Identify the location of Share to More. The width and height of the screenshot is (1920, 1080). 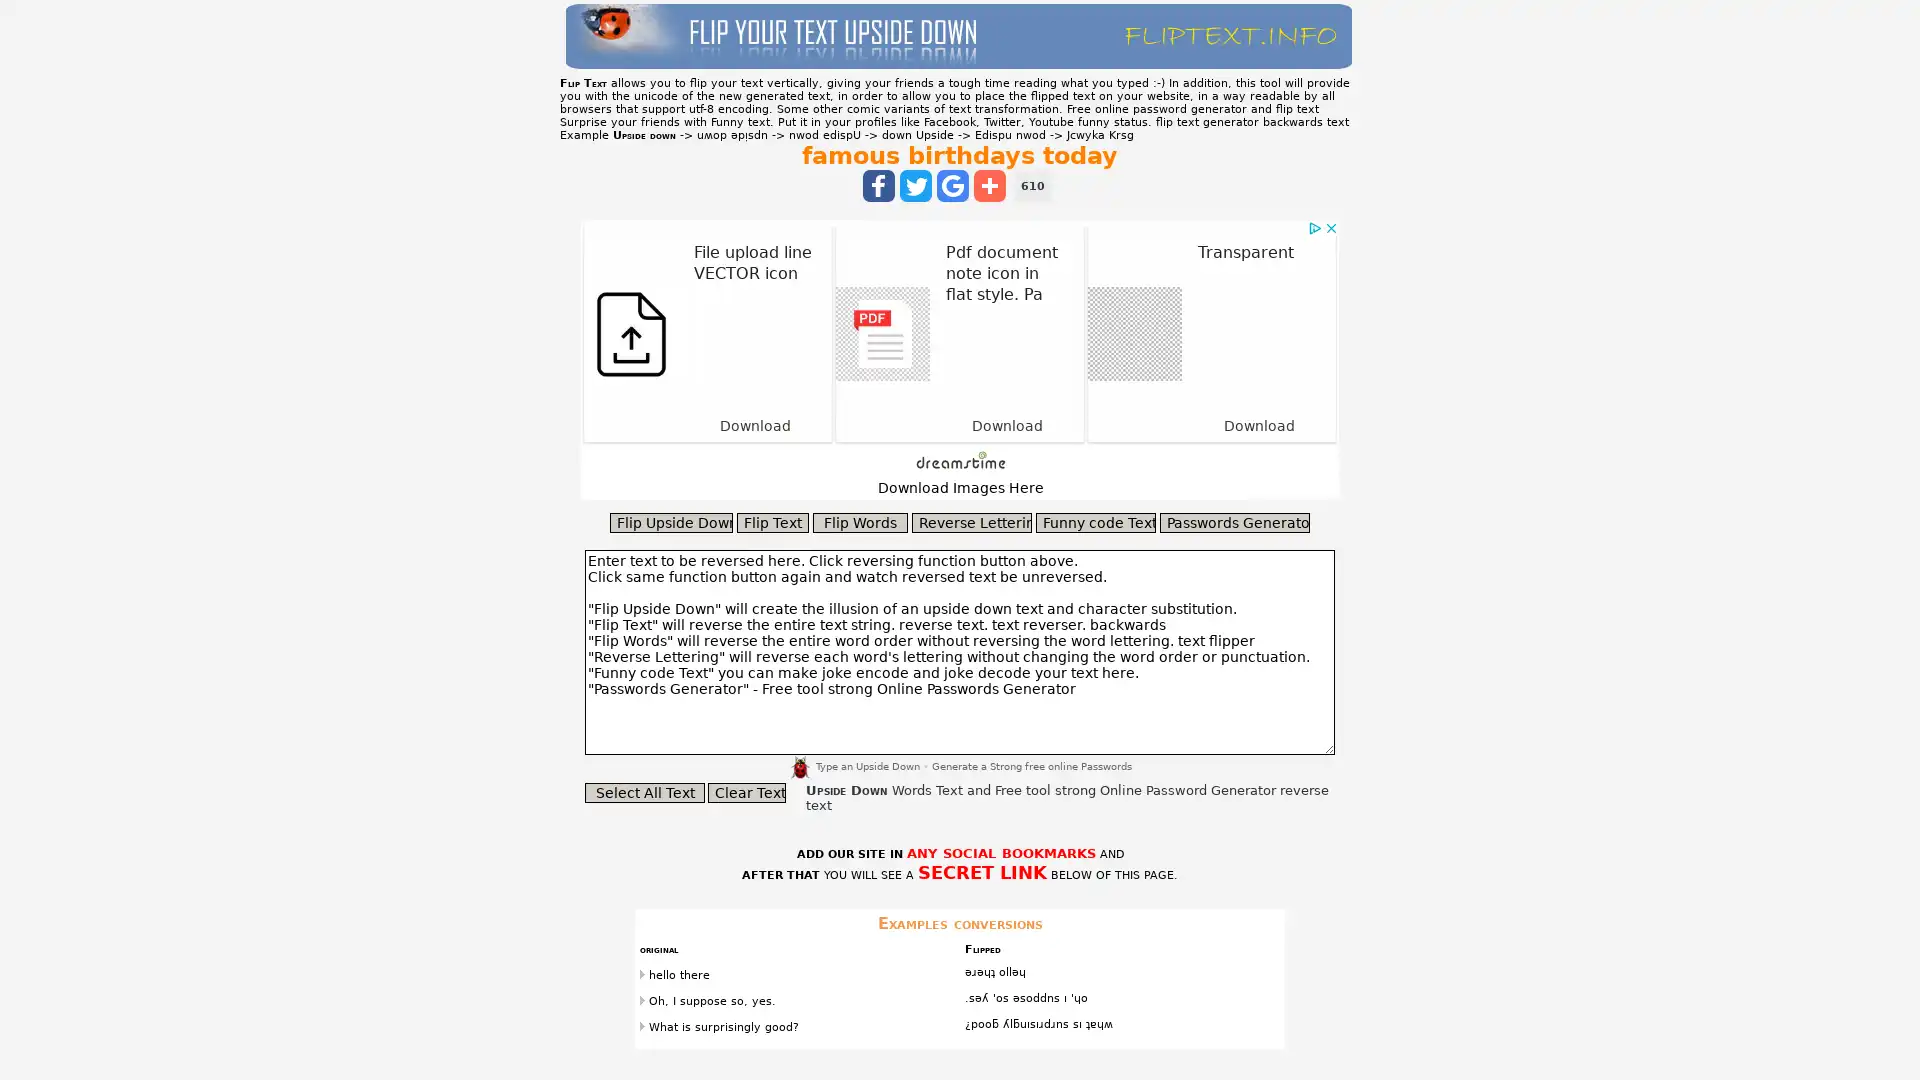
(989, 185).